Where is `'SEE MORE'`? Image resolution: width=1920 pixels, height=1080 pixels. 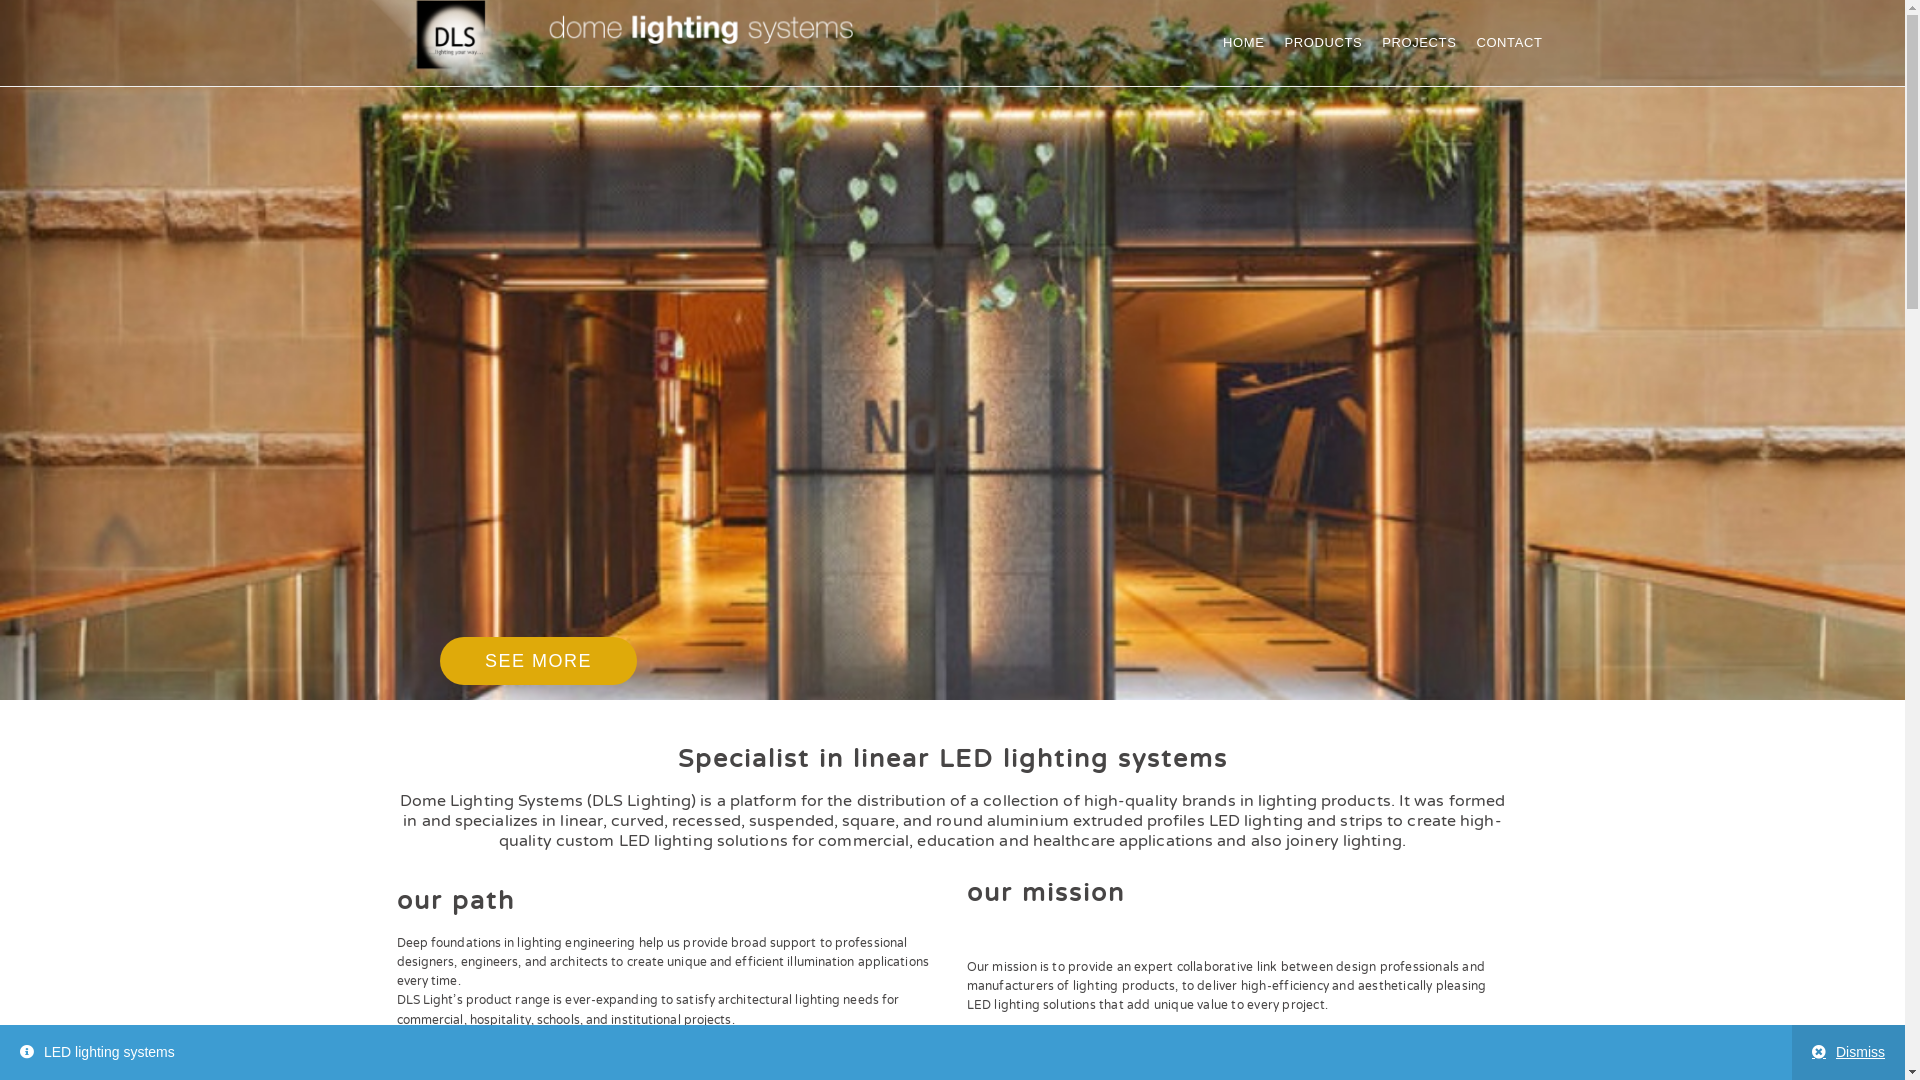
'SEE MORE' is located at coordinates (538, 660).